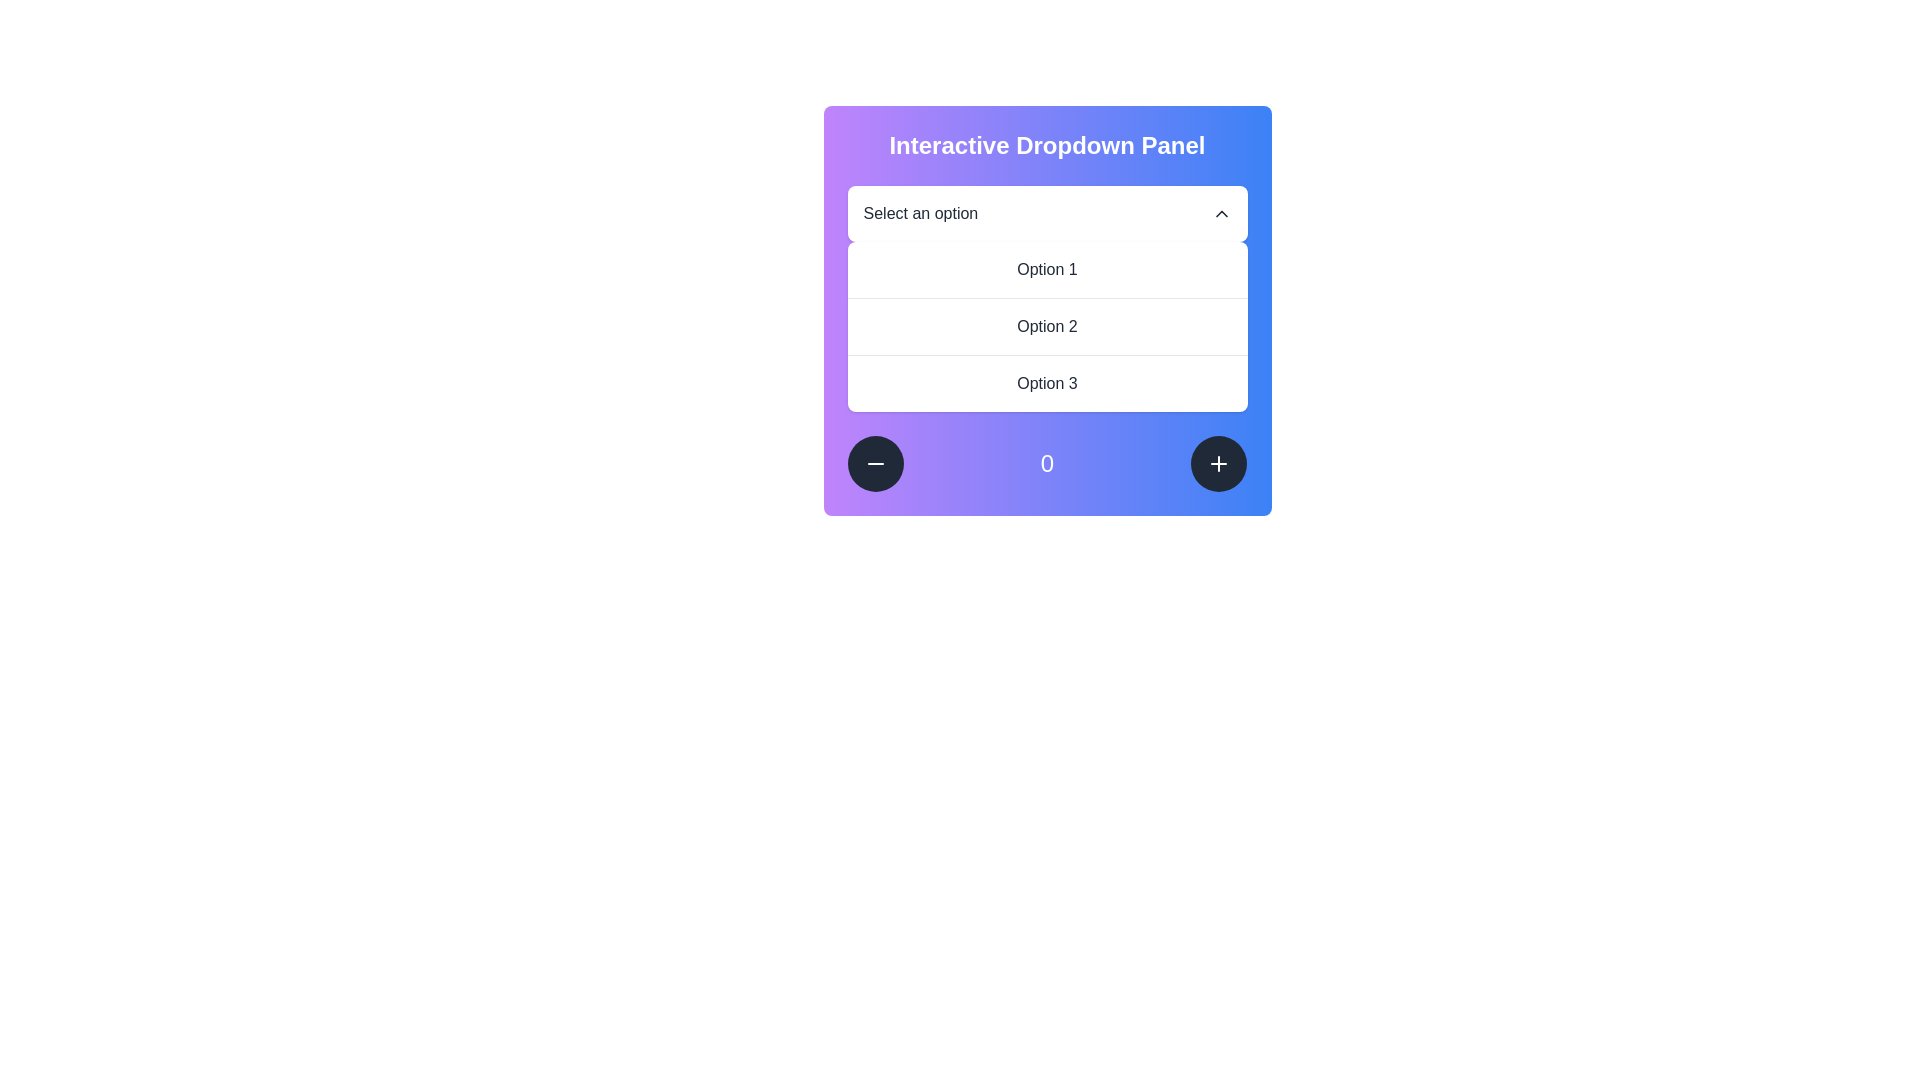 The width and height of the screenshot is (1920, 1080). What do you see at coordinates (1218, 463) in the screenshot?
I see `the increment button located at the bottom-right corner of the panel` at bounding box center [1218, 463].